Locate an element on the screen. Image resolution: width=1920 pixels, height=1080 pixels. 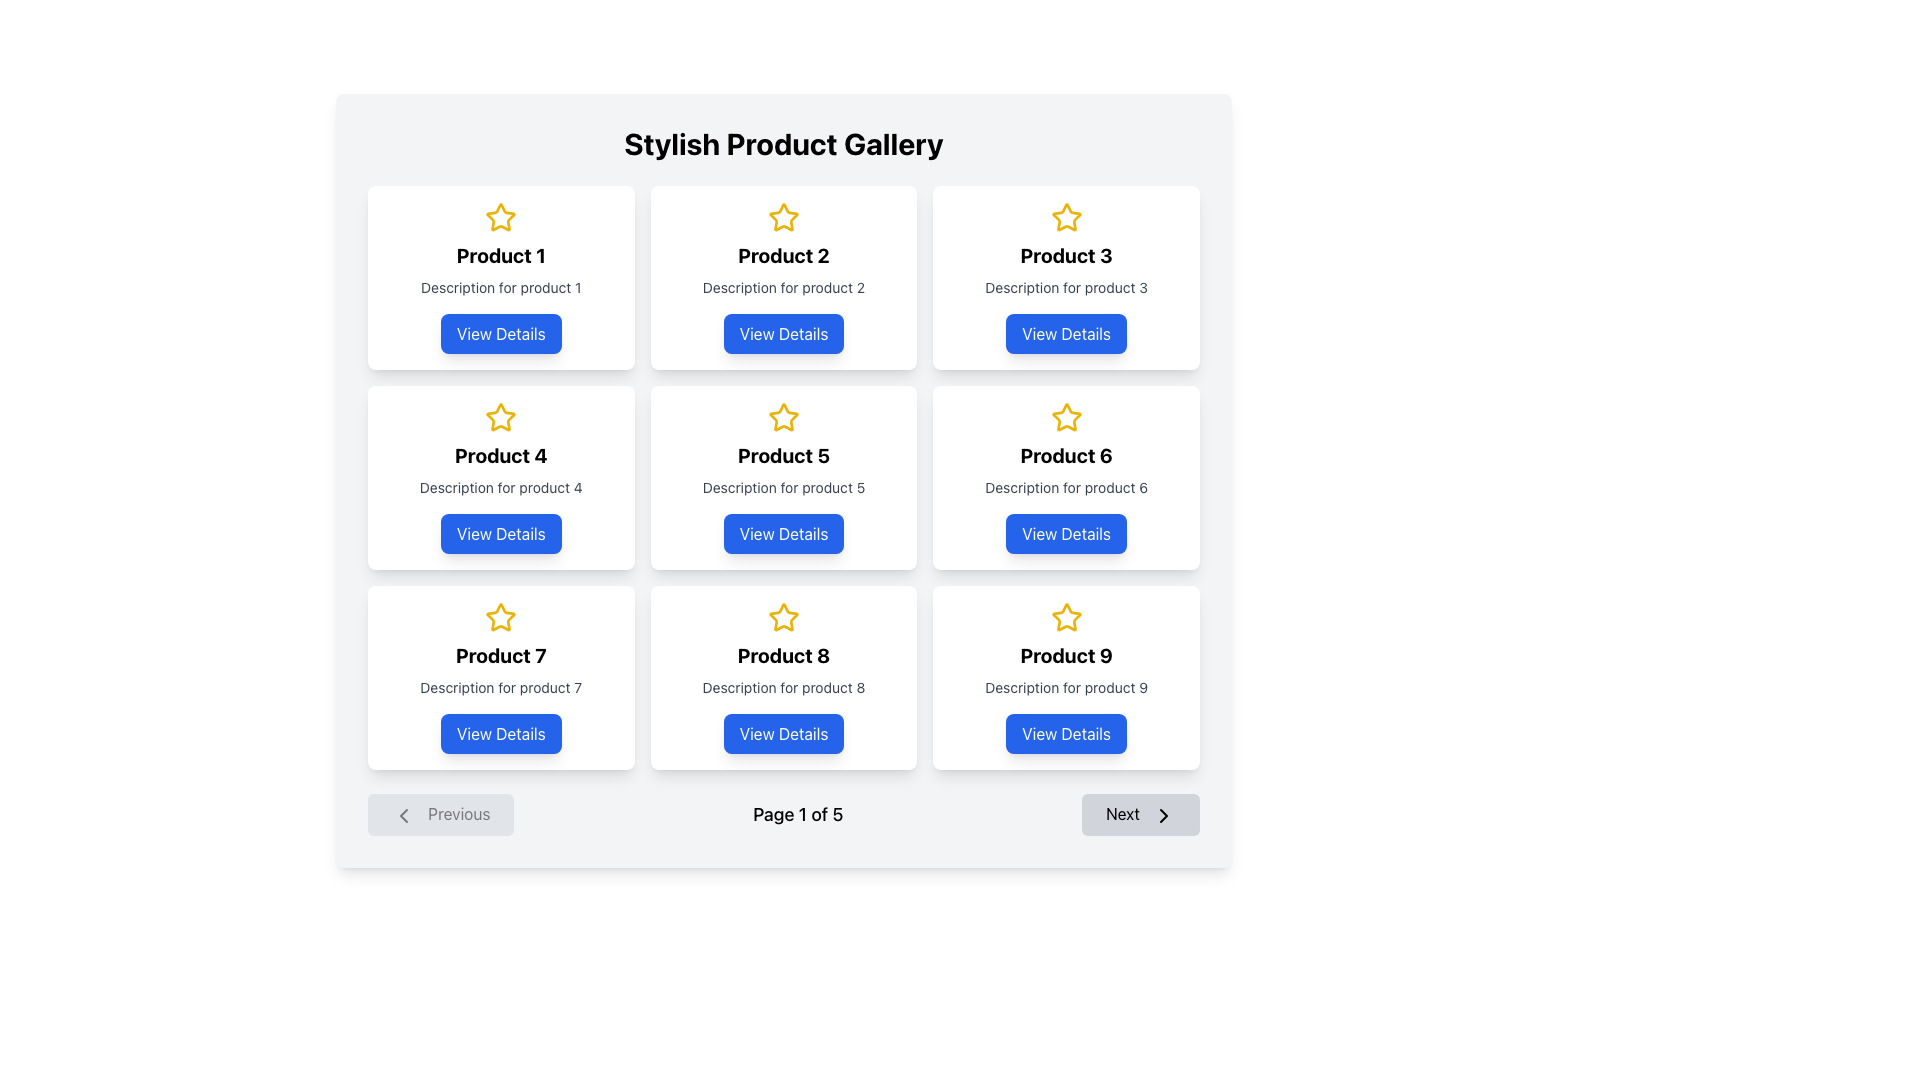
the Text Label that provides a brief description for 'Product 4' in the product grid, located above the 'View Details' button is located at coordinates (501, 488).